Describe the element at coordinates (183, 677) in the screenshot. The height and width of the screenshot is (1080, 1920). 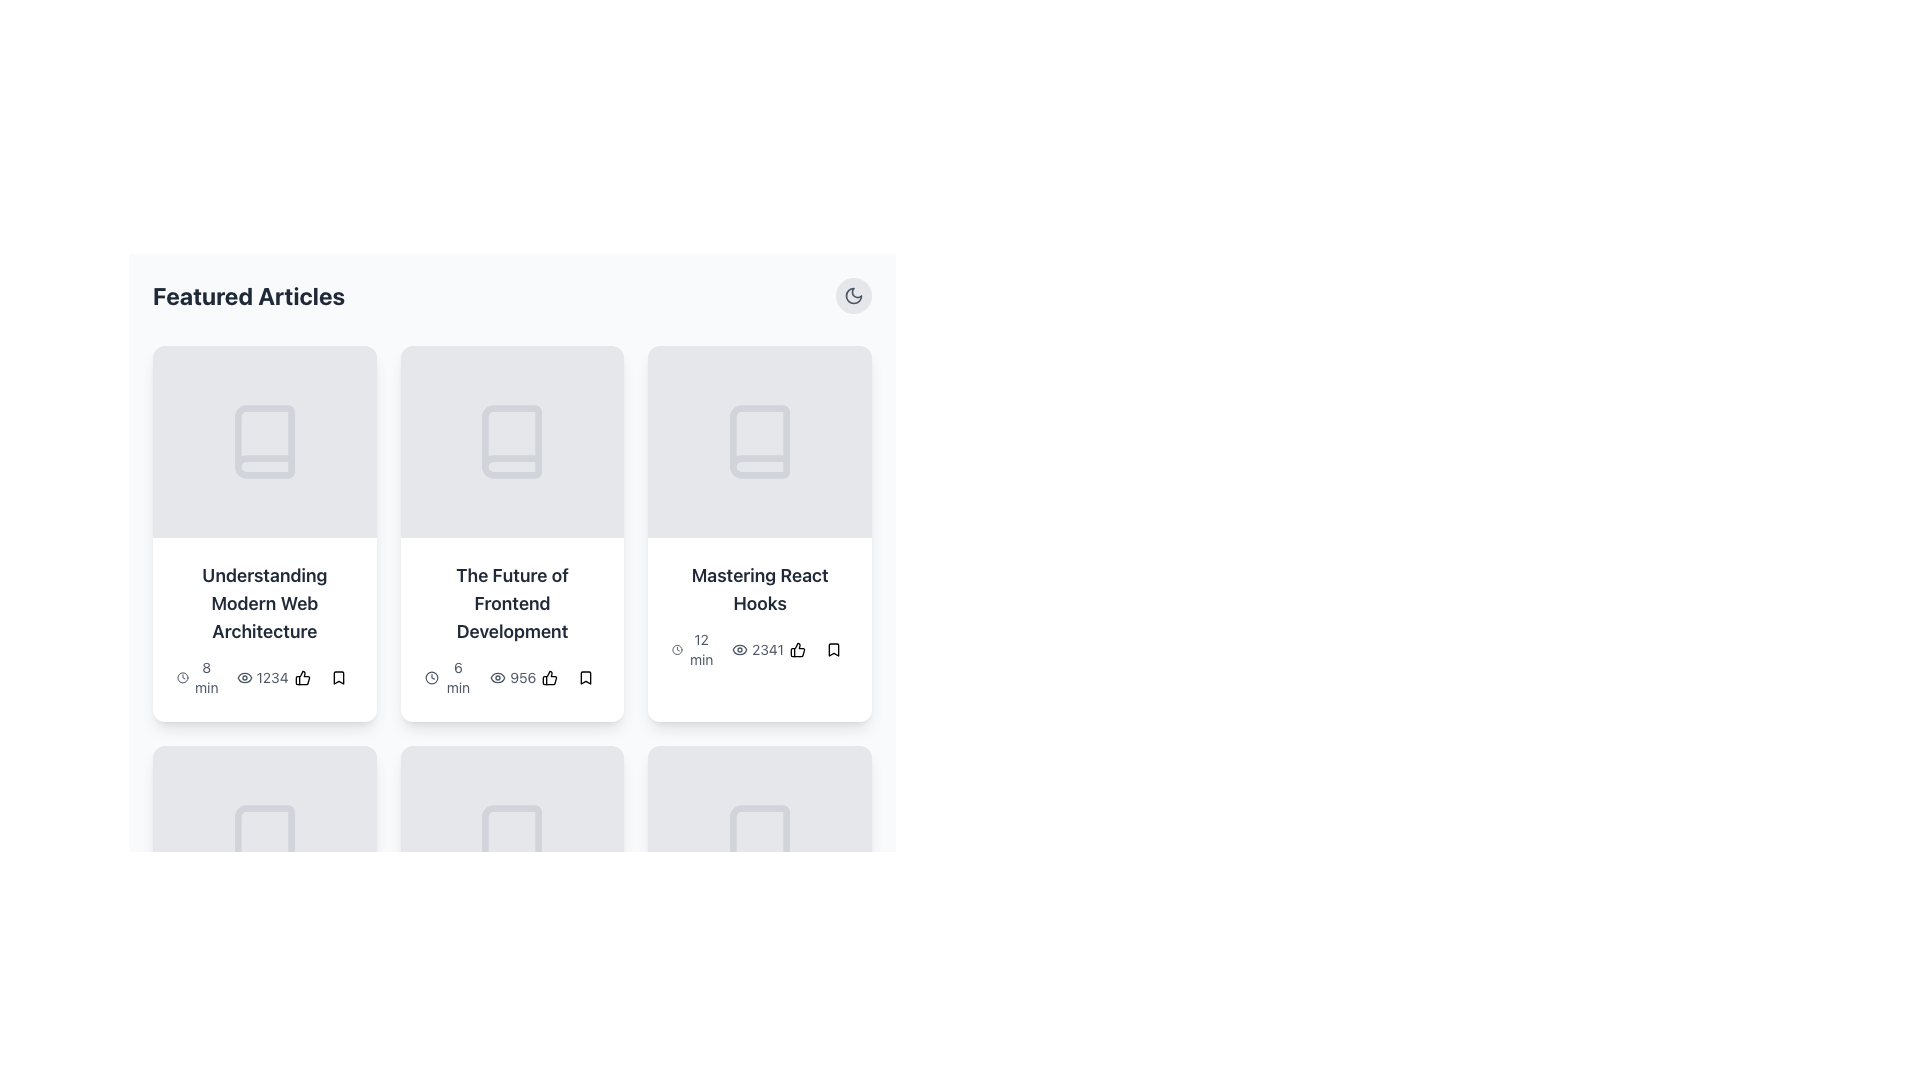
I see `the icon indicating the time duration for reading the article 'Understanding Modern Web Architecture', which is located to the left of the text '8 min'` at that location.